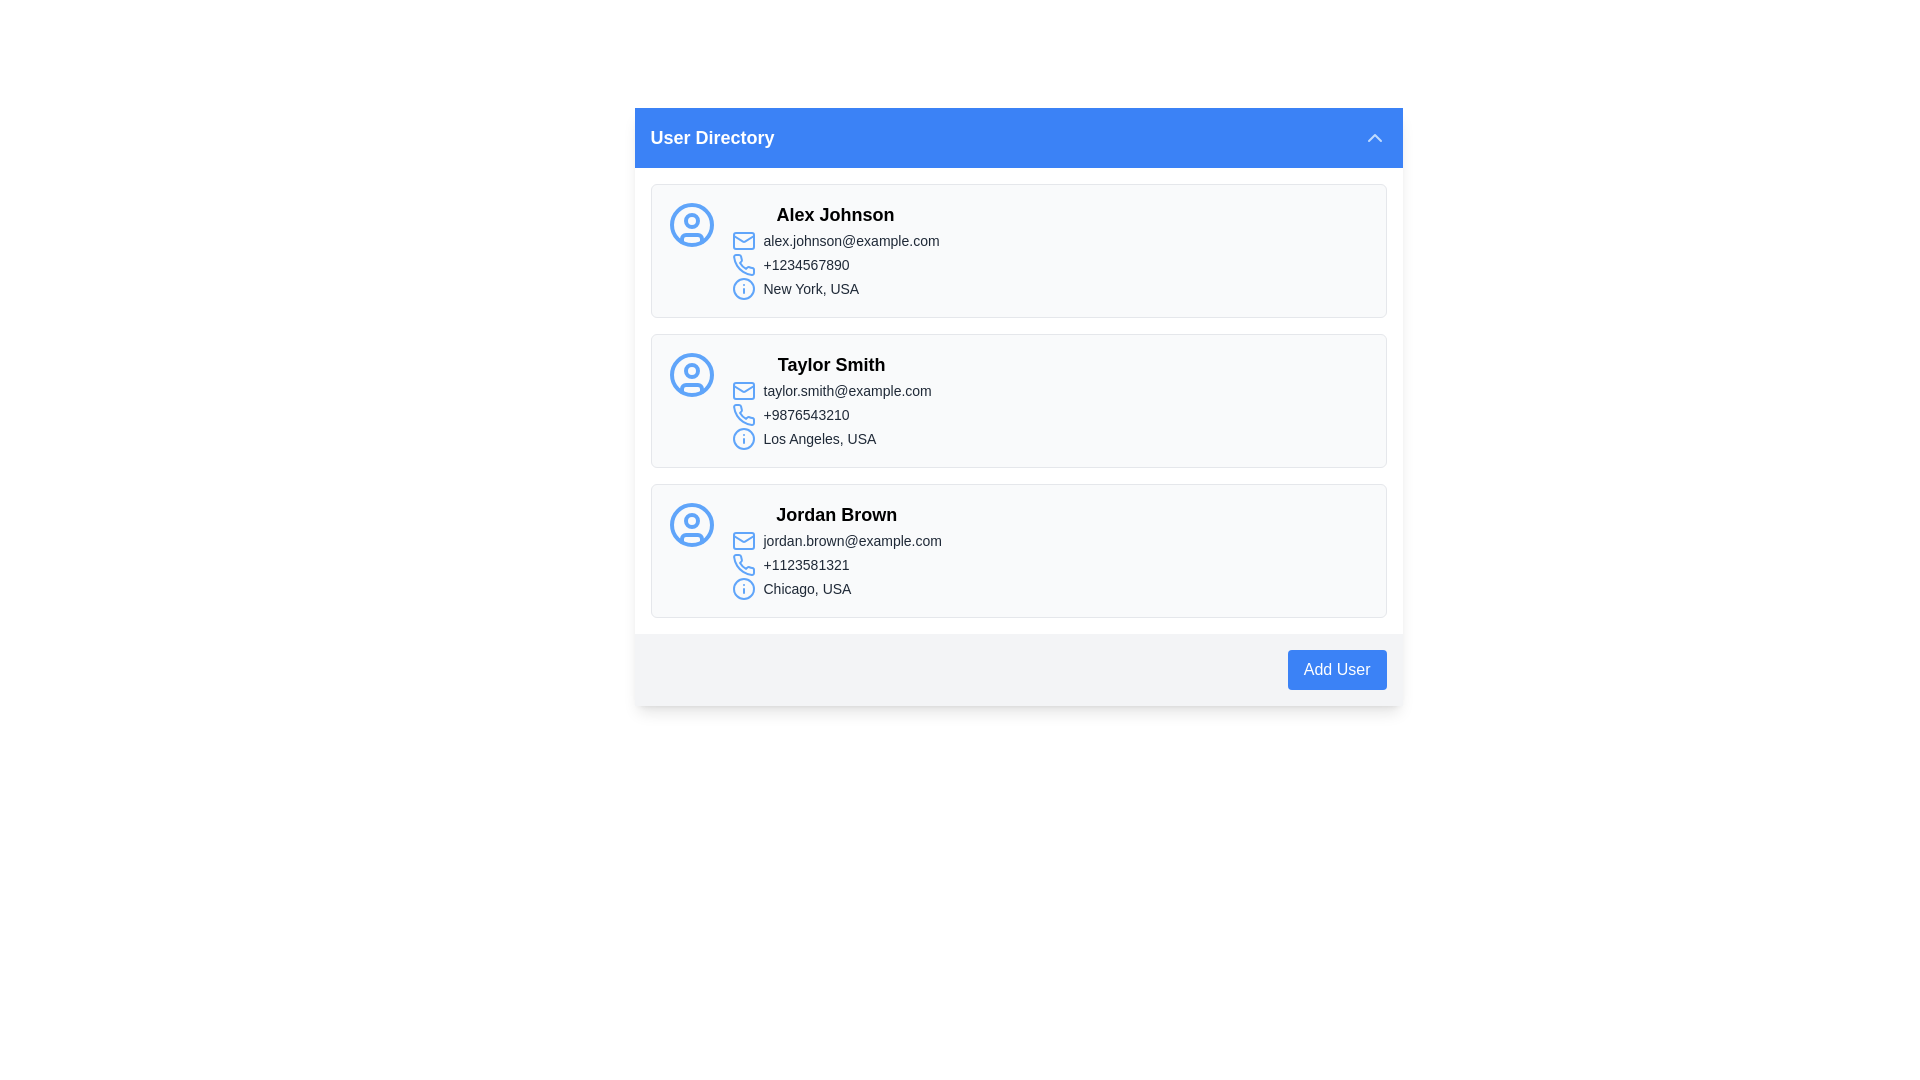  What do you see at coordinates (691, 519) in the screenshot?
I see `the filled circular graphical indicator within the user profile icon for 'Jordan Brown', which is the third profile card in the list` at bounding box center [691, 519].